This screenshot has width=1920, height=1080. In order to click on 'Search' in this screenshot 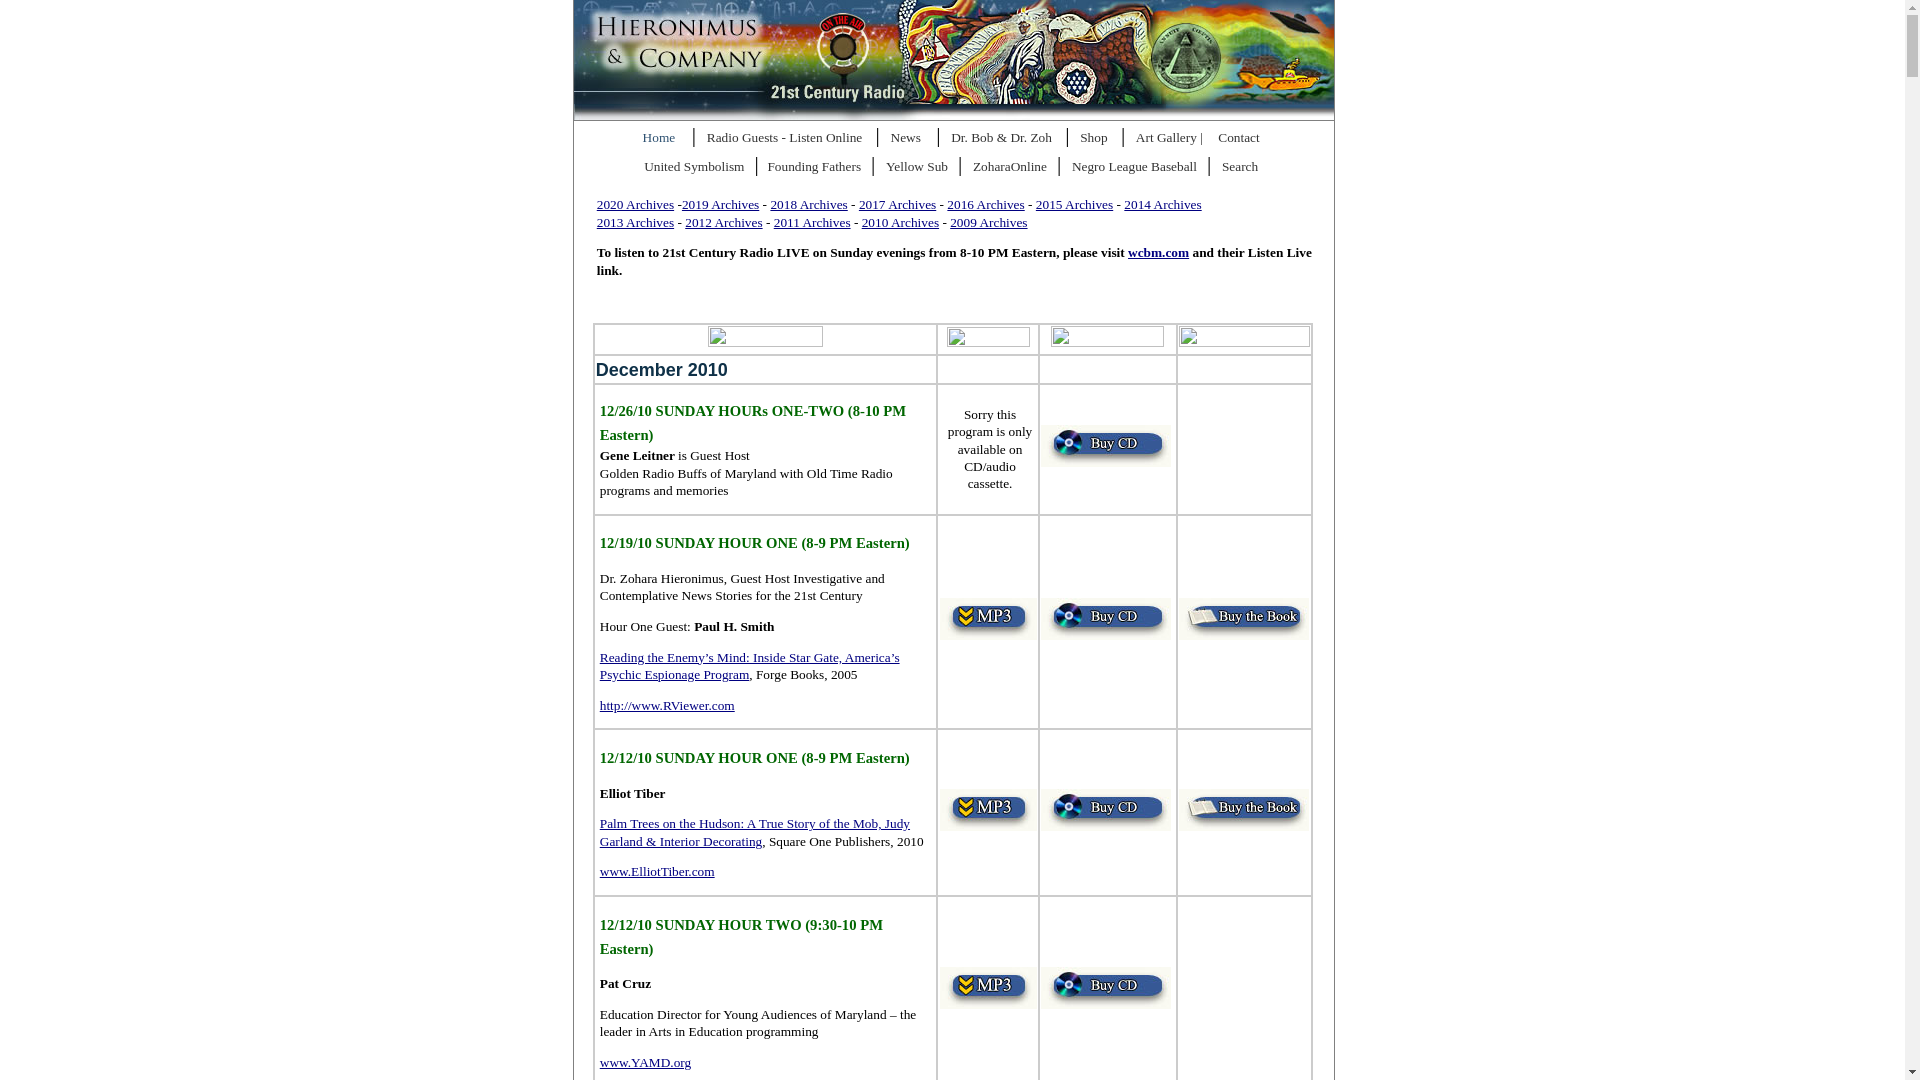, I will do `click(1242, 167)`.